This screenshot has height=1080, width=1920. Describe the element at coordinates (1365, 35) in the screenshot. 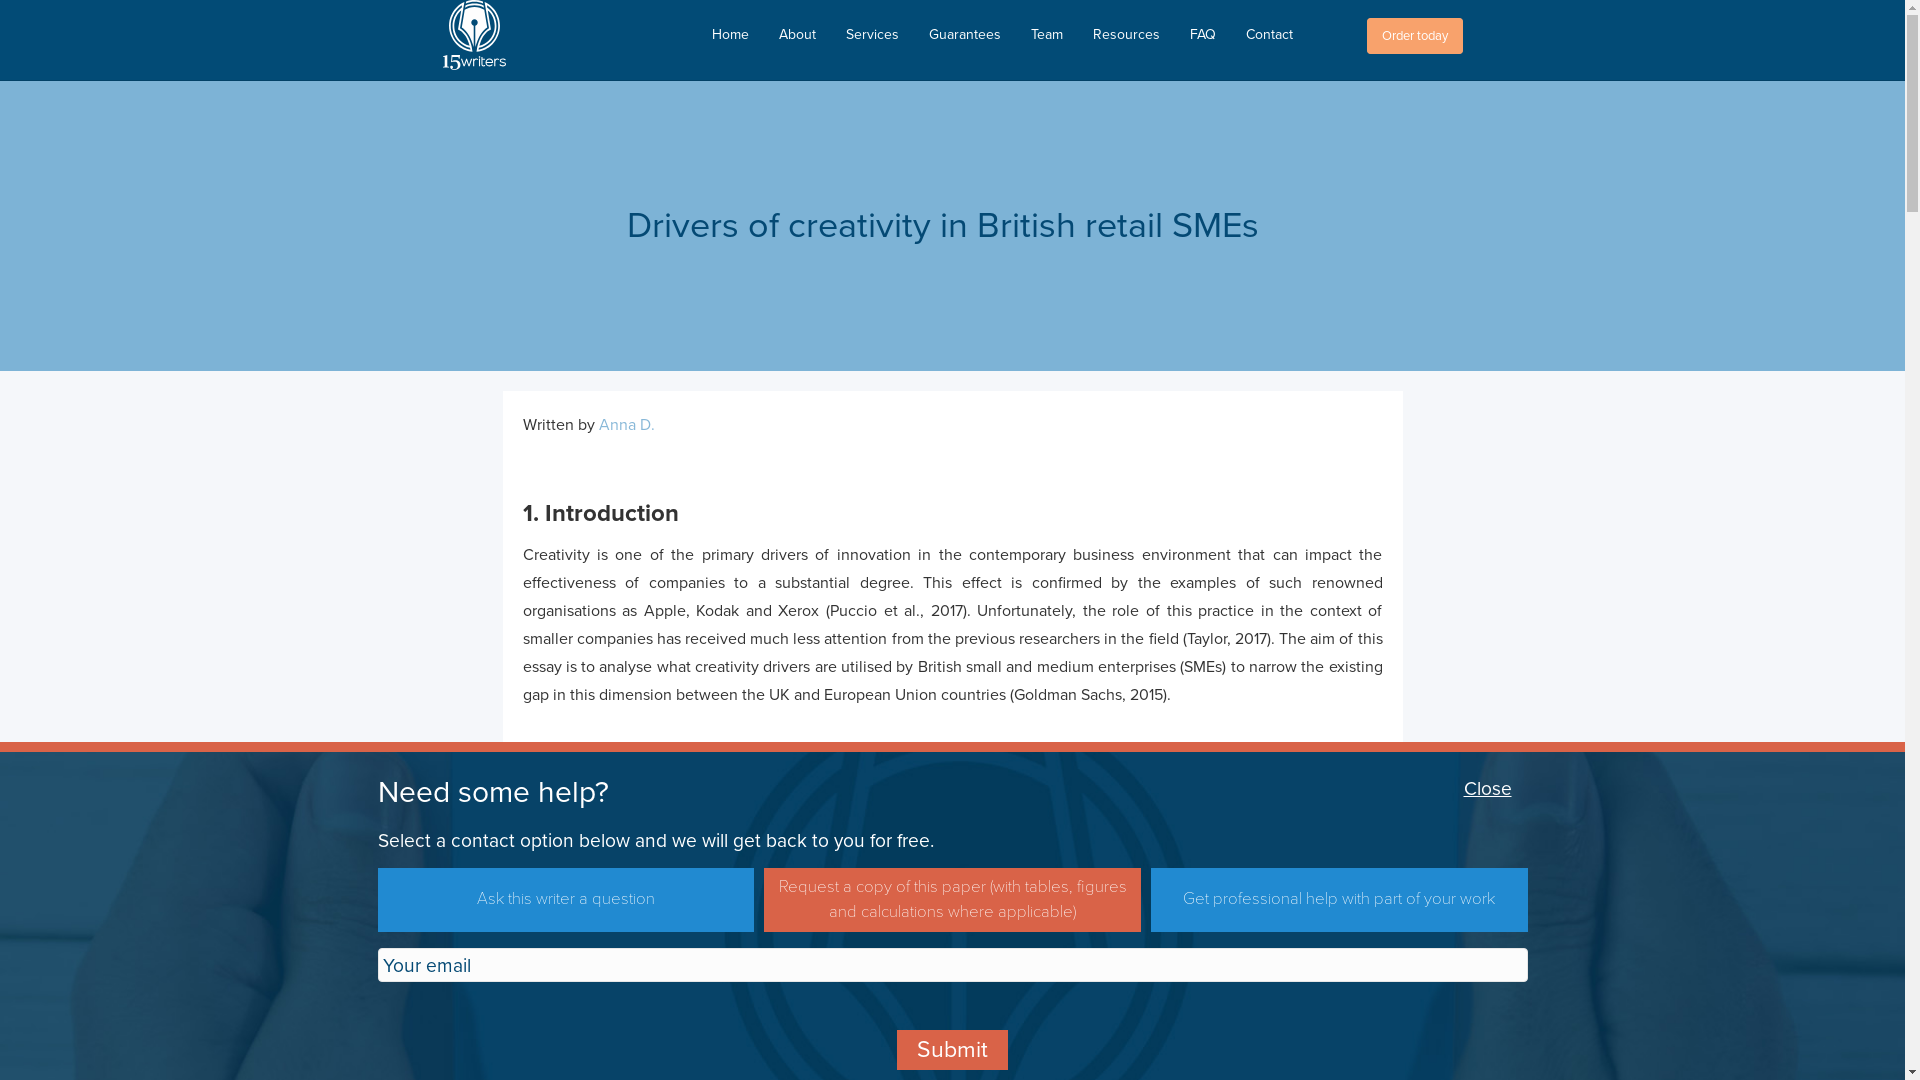

I see `'Order today'` at that location.